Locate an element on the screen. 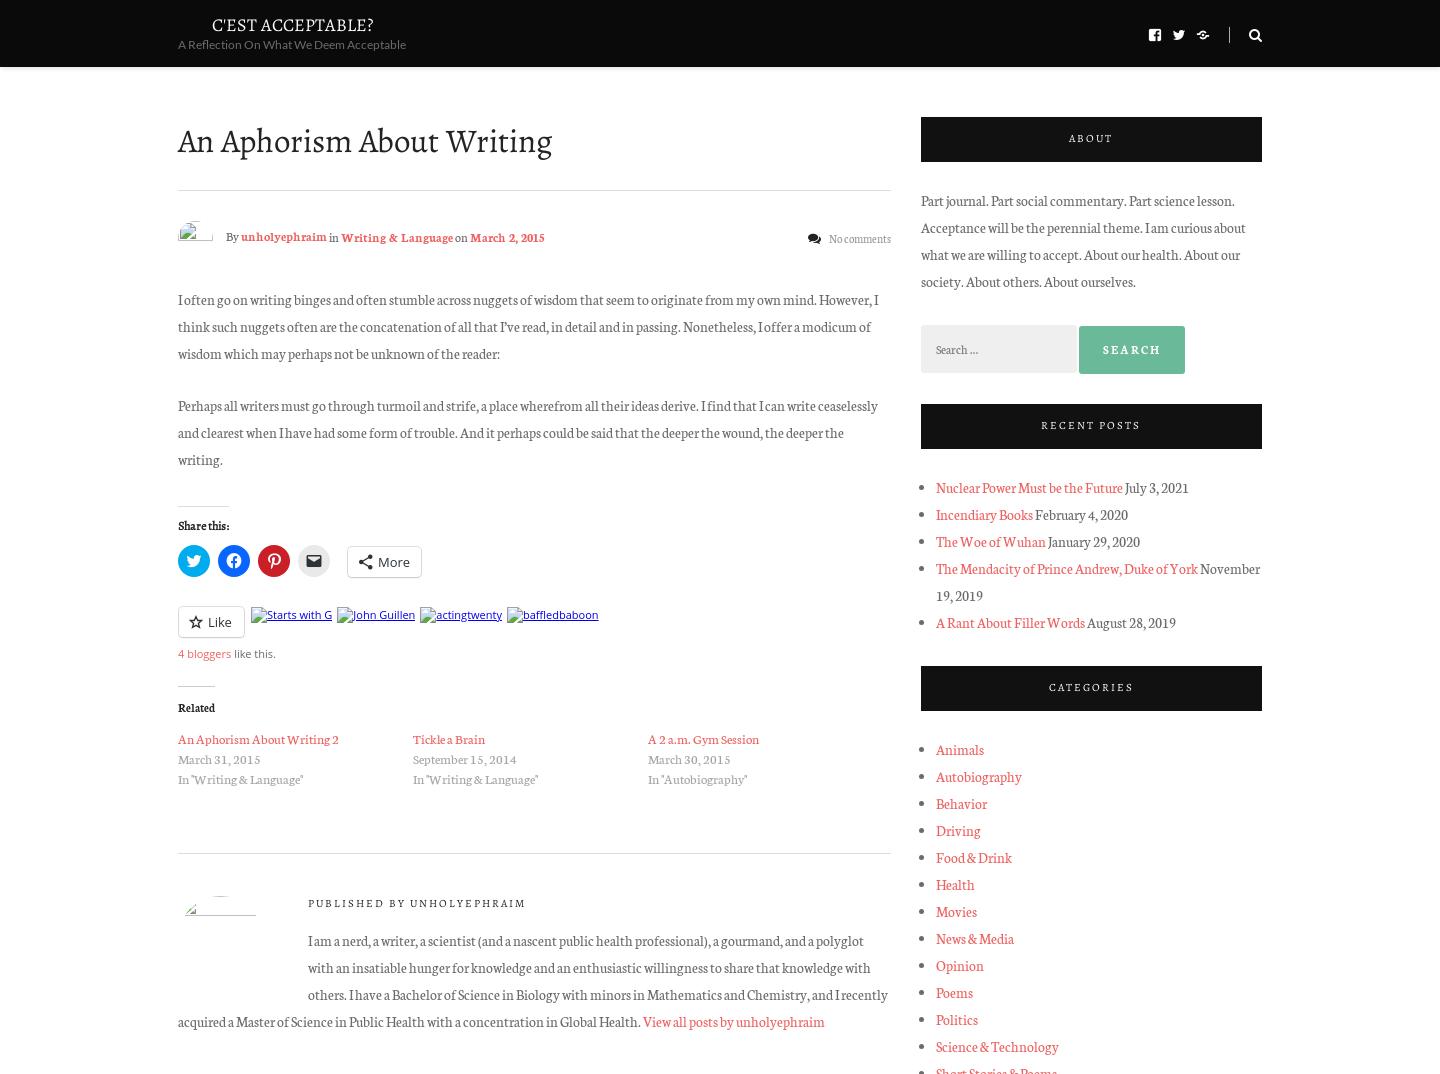 The image size is (1440, 1074). 'News & Media' is located at coordinates (973, 937).